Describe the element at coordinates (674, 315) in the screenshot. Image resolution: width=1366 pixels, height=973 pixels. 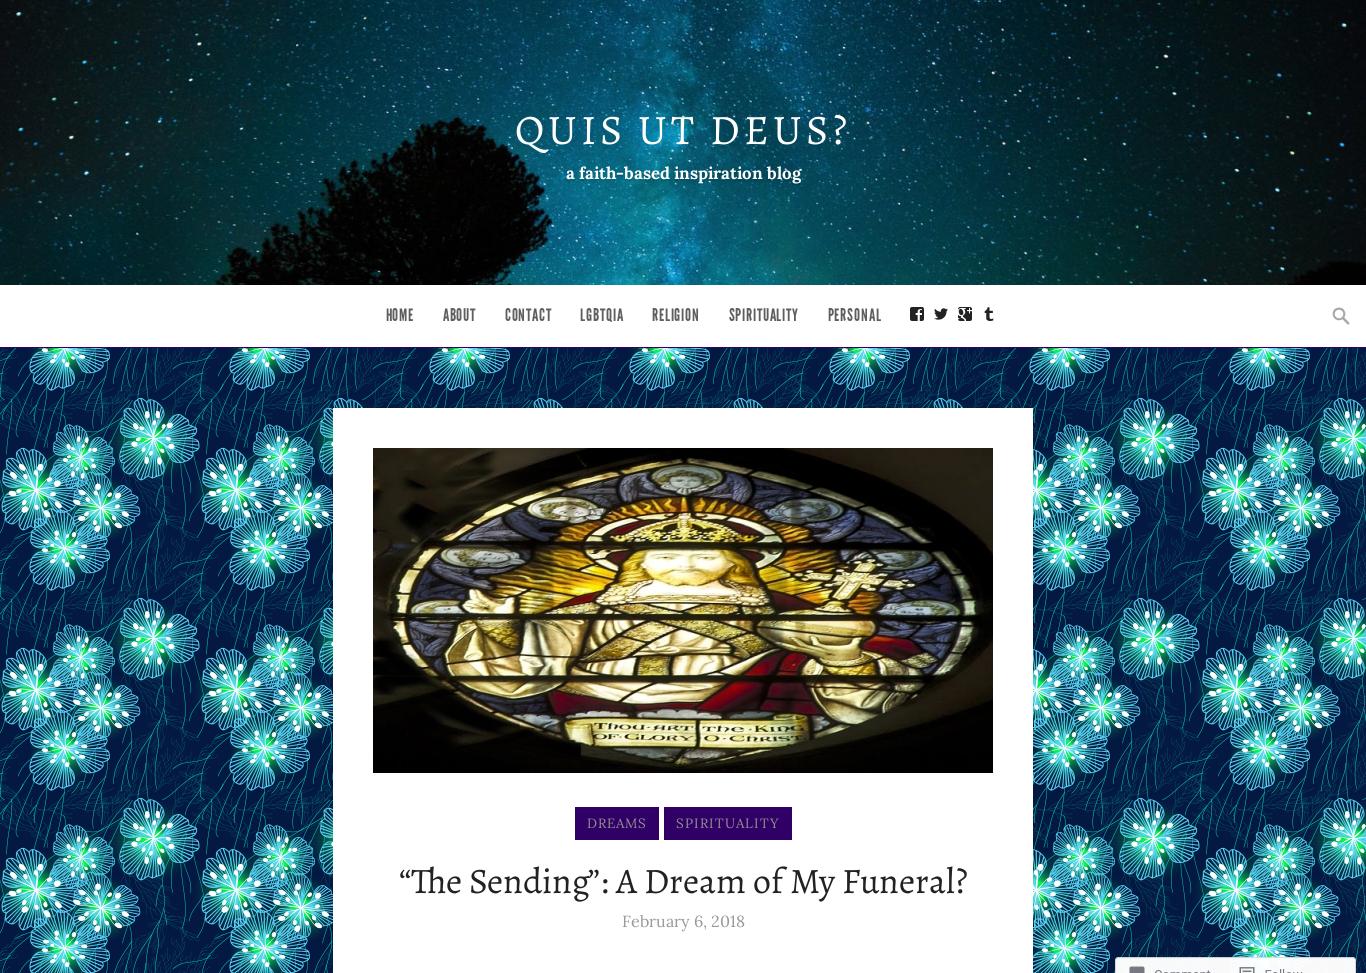
I see `'Religion'` at that location.